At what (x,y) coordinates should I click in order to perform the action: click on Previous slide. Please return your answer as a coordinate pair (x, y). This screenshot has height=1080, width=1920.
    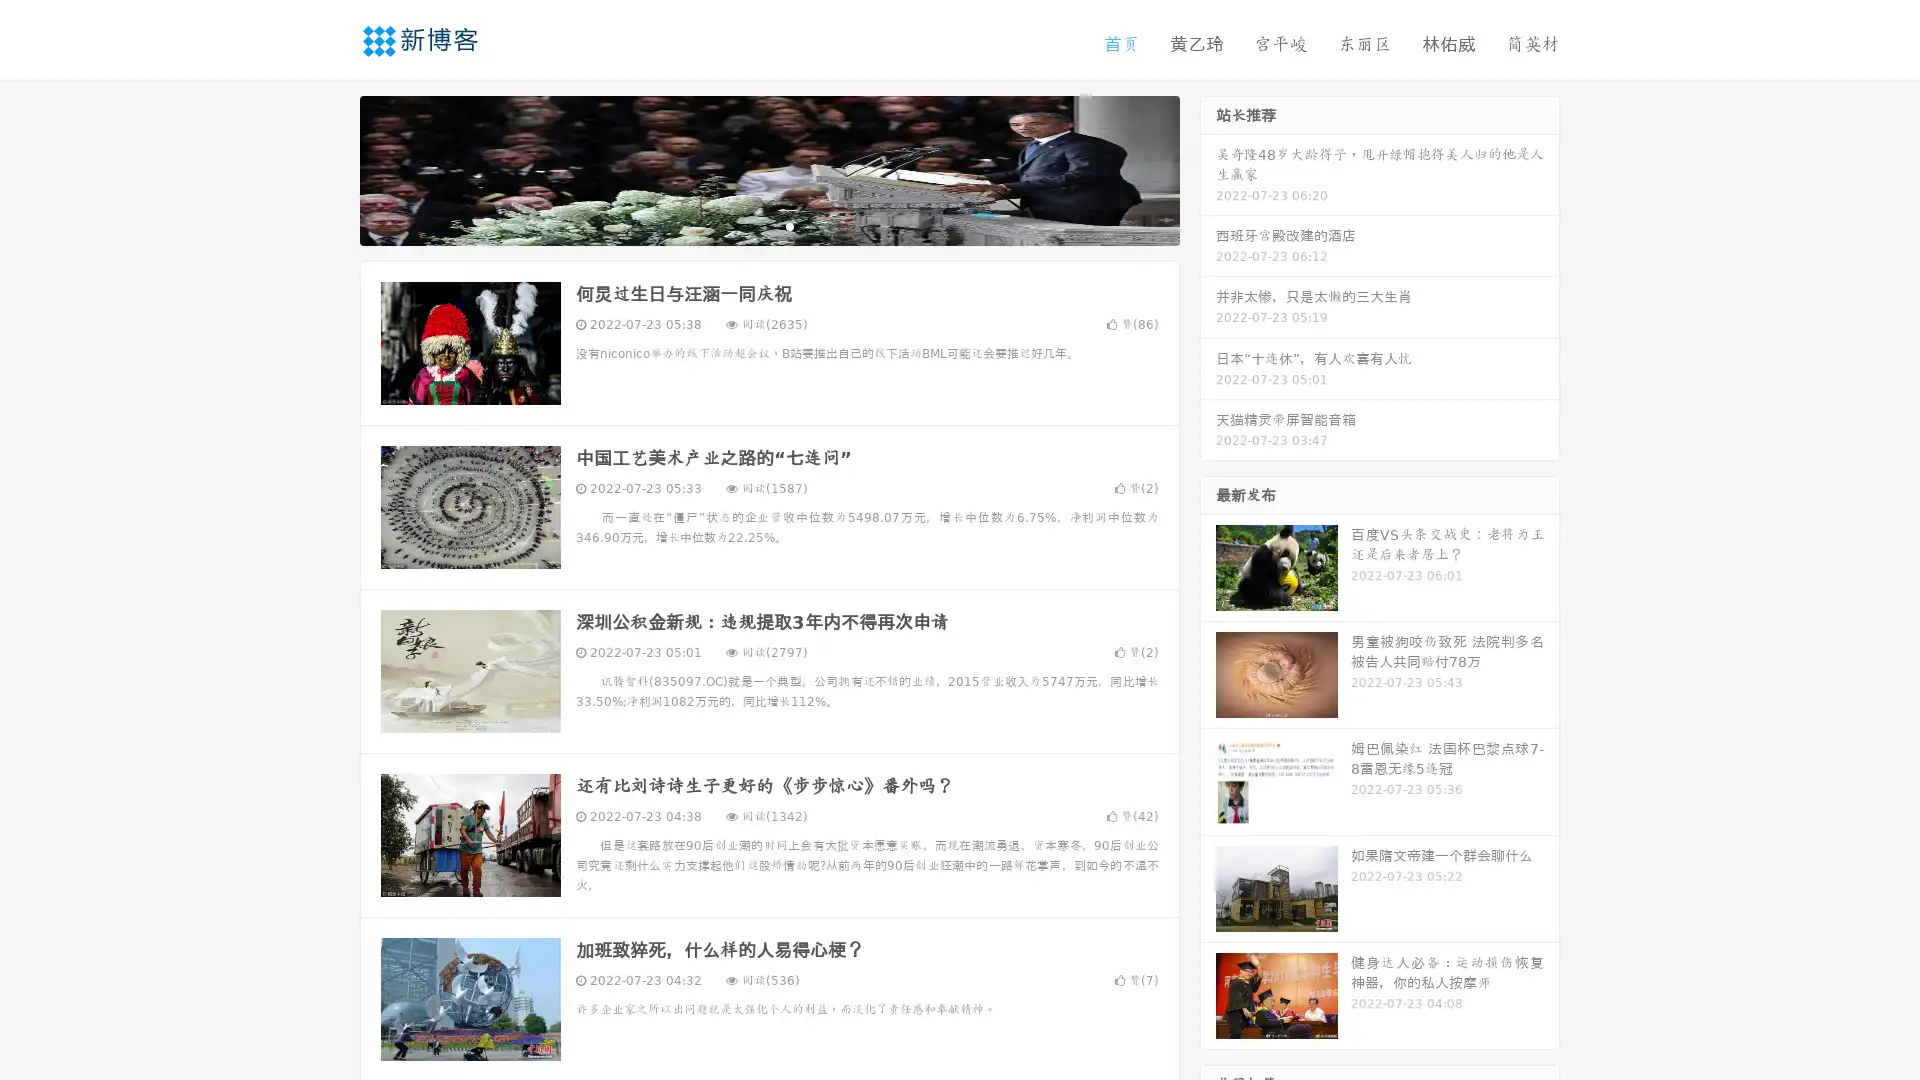
    Looking at the image, I should click on (330, 168).